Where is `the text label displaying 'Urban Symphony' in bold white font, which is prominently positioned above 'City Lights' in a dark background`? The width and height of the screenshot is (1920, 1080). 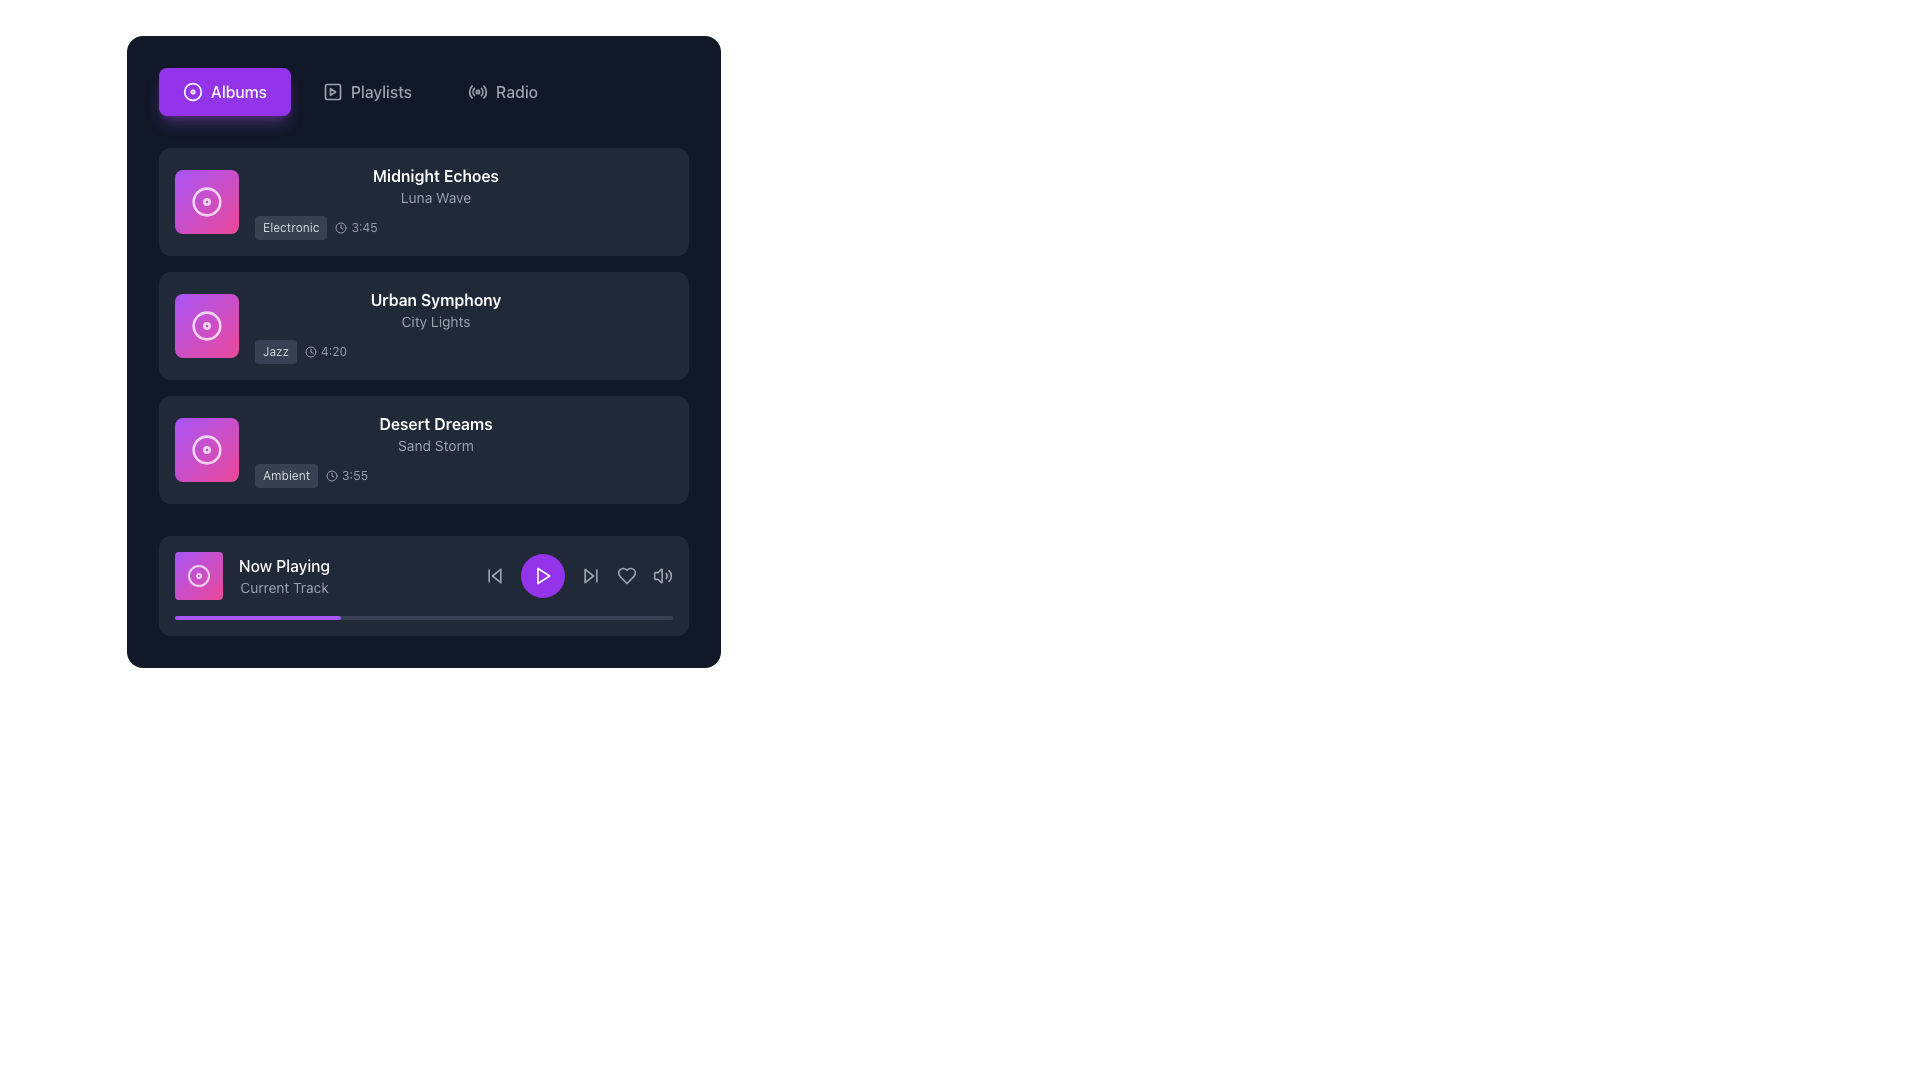 the text label displaying 'Urban Symphony' in bold white font, which is prominently positioned above 'City Lights' in a dark background is located at coordinates (435, 300).